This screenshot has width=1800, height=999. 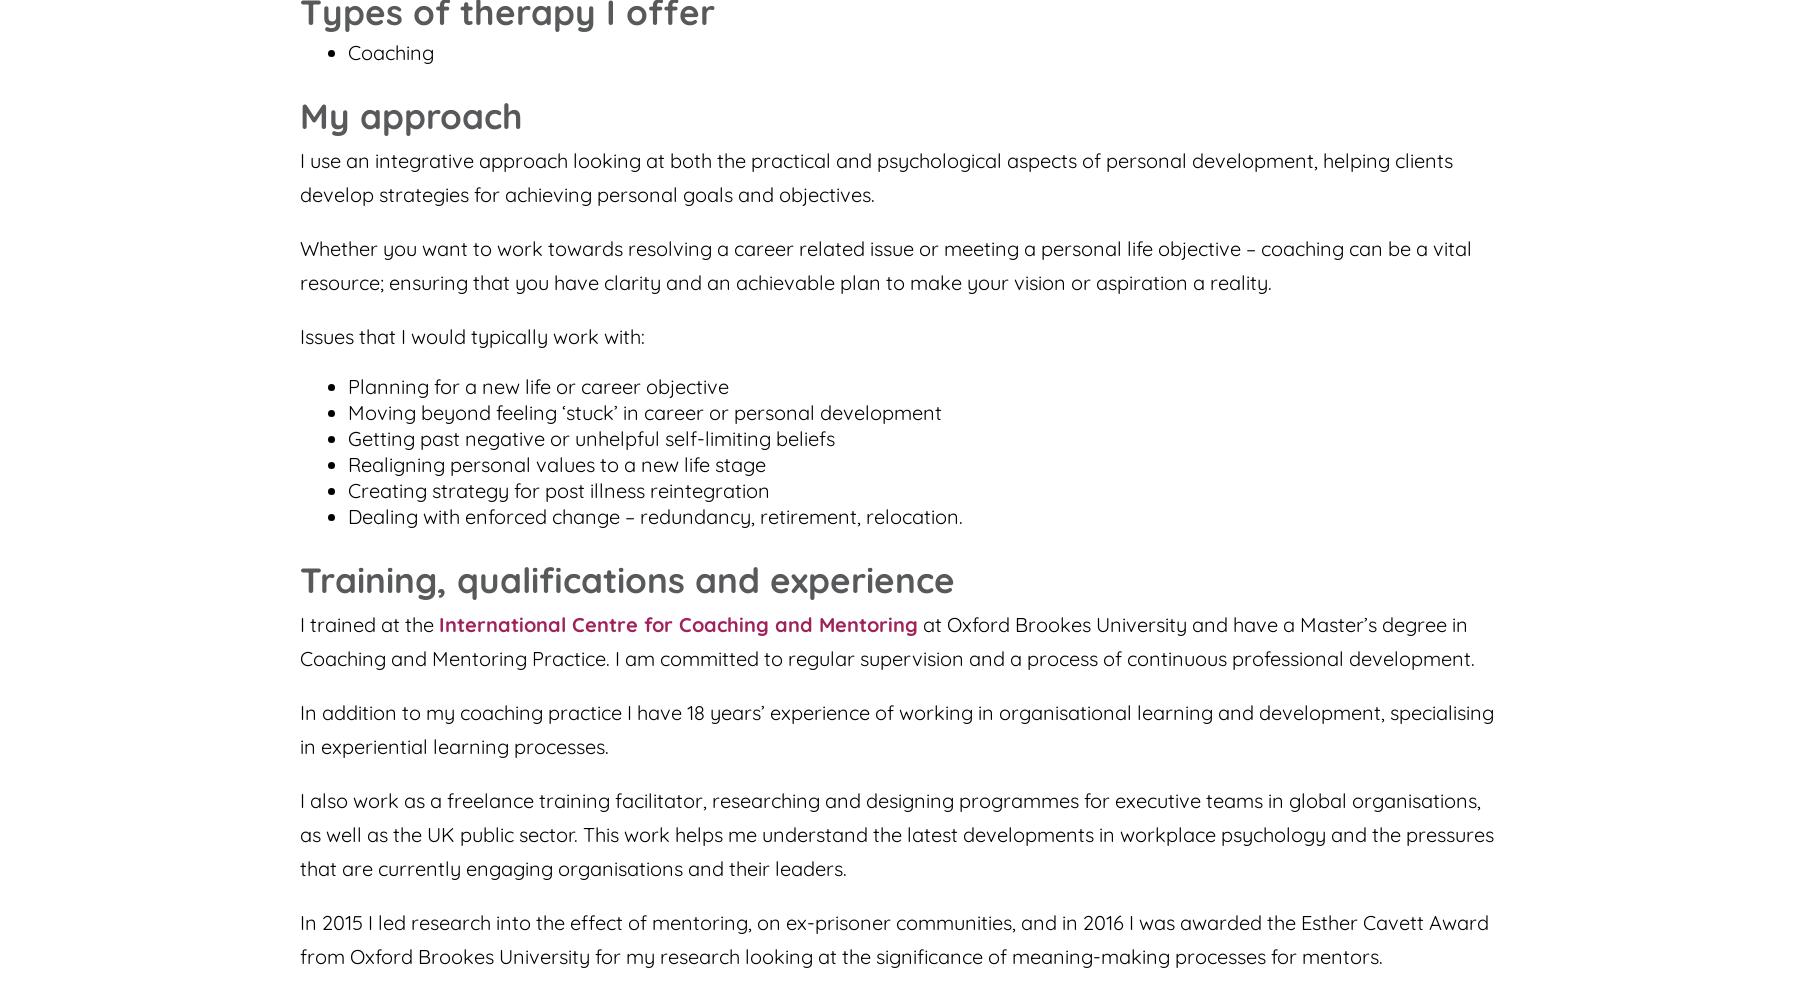 I want to click on 'In addition to my coaching practice I have 18 years’ experience of working in organisational learning and development, specialising in experiential learning processes.', so click(x=896, y=728).